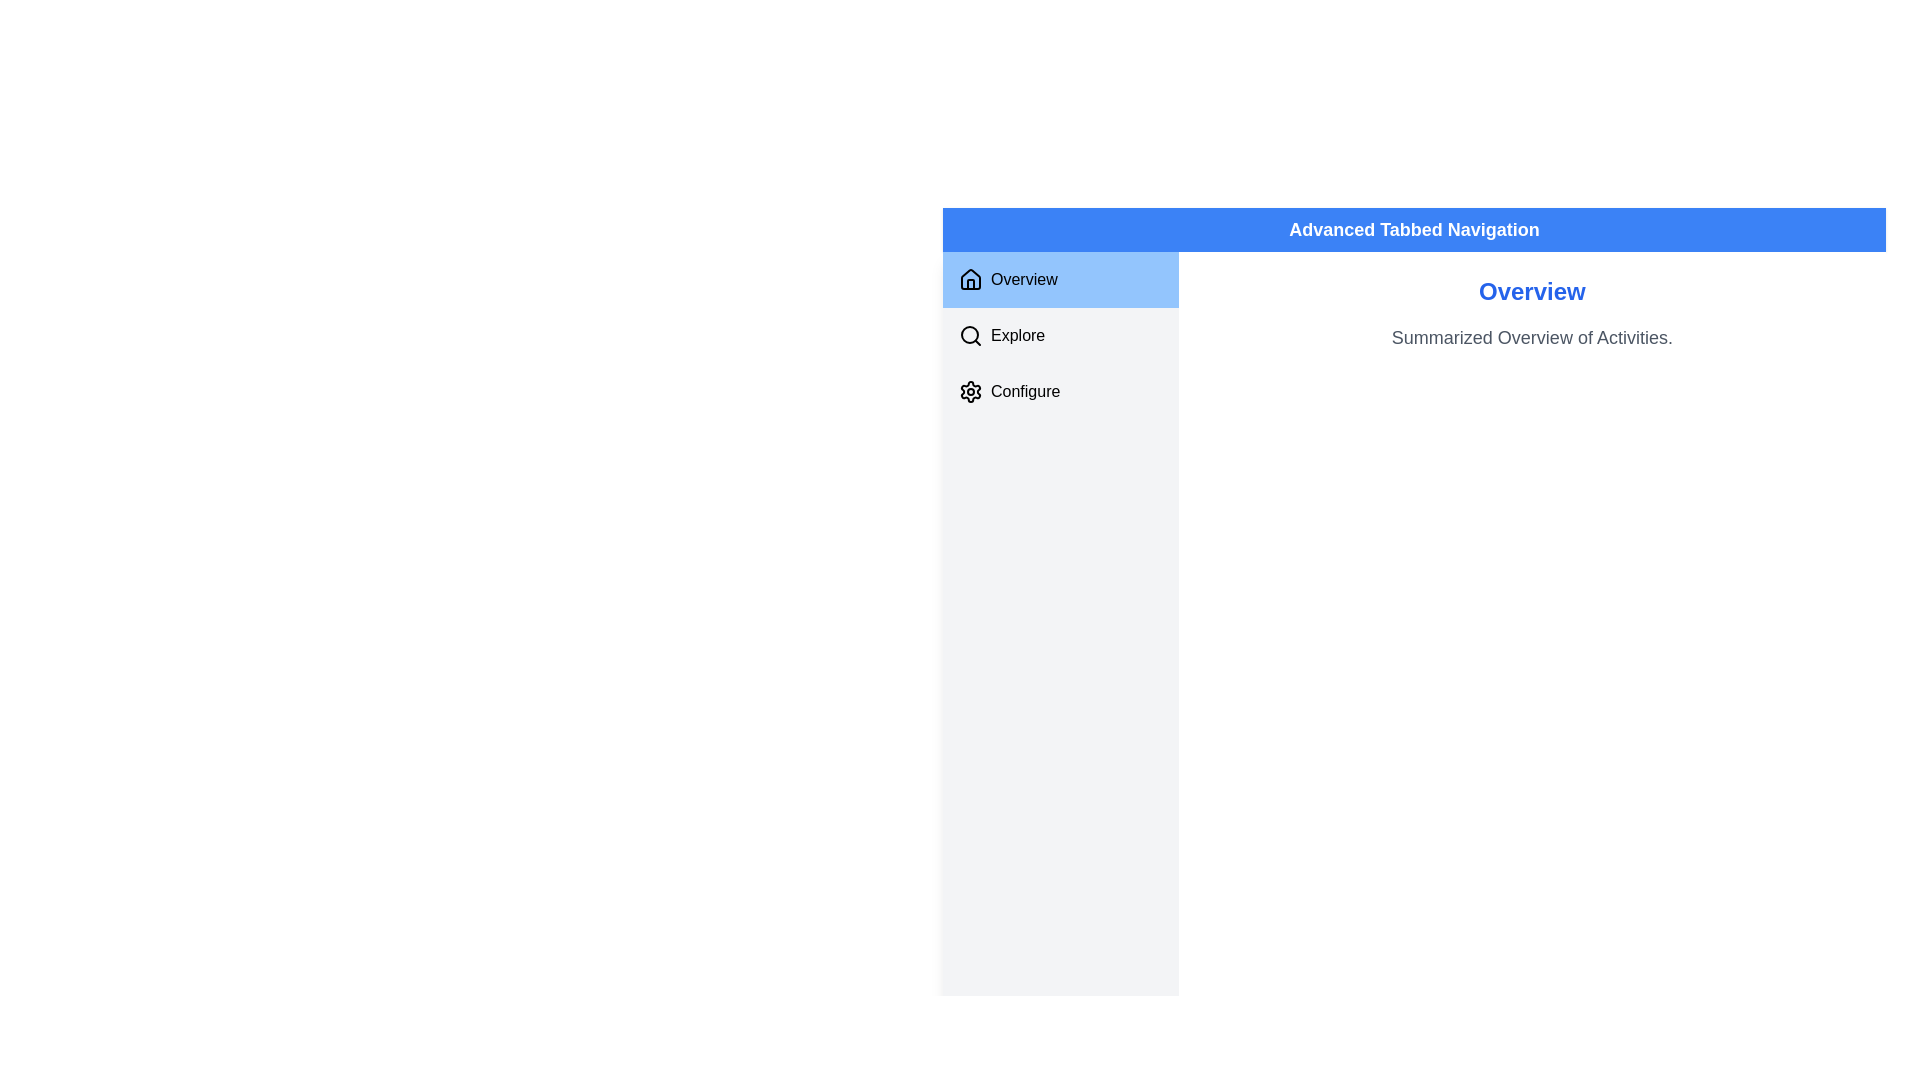 This screenshot has height=1080, width=1920. I want to click on the gear-shaped settings icon, so click(970, 392).